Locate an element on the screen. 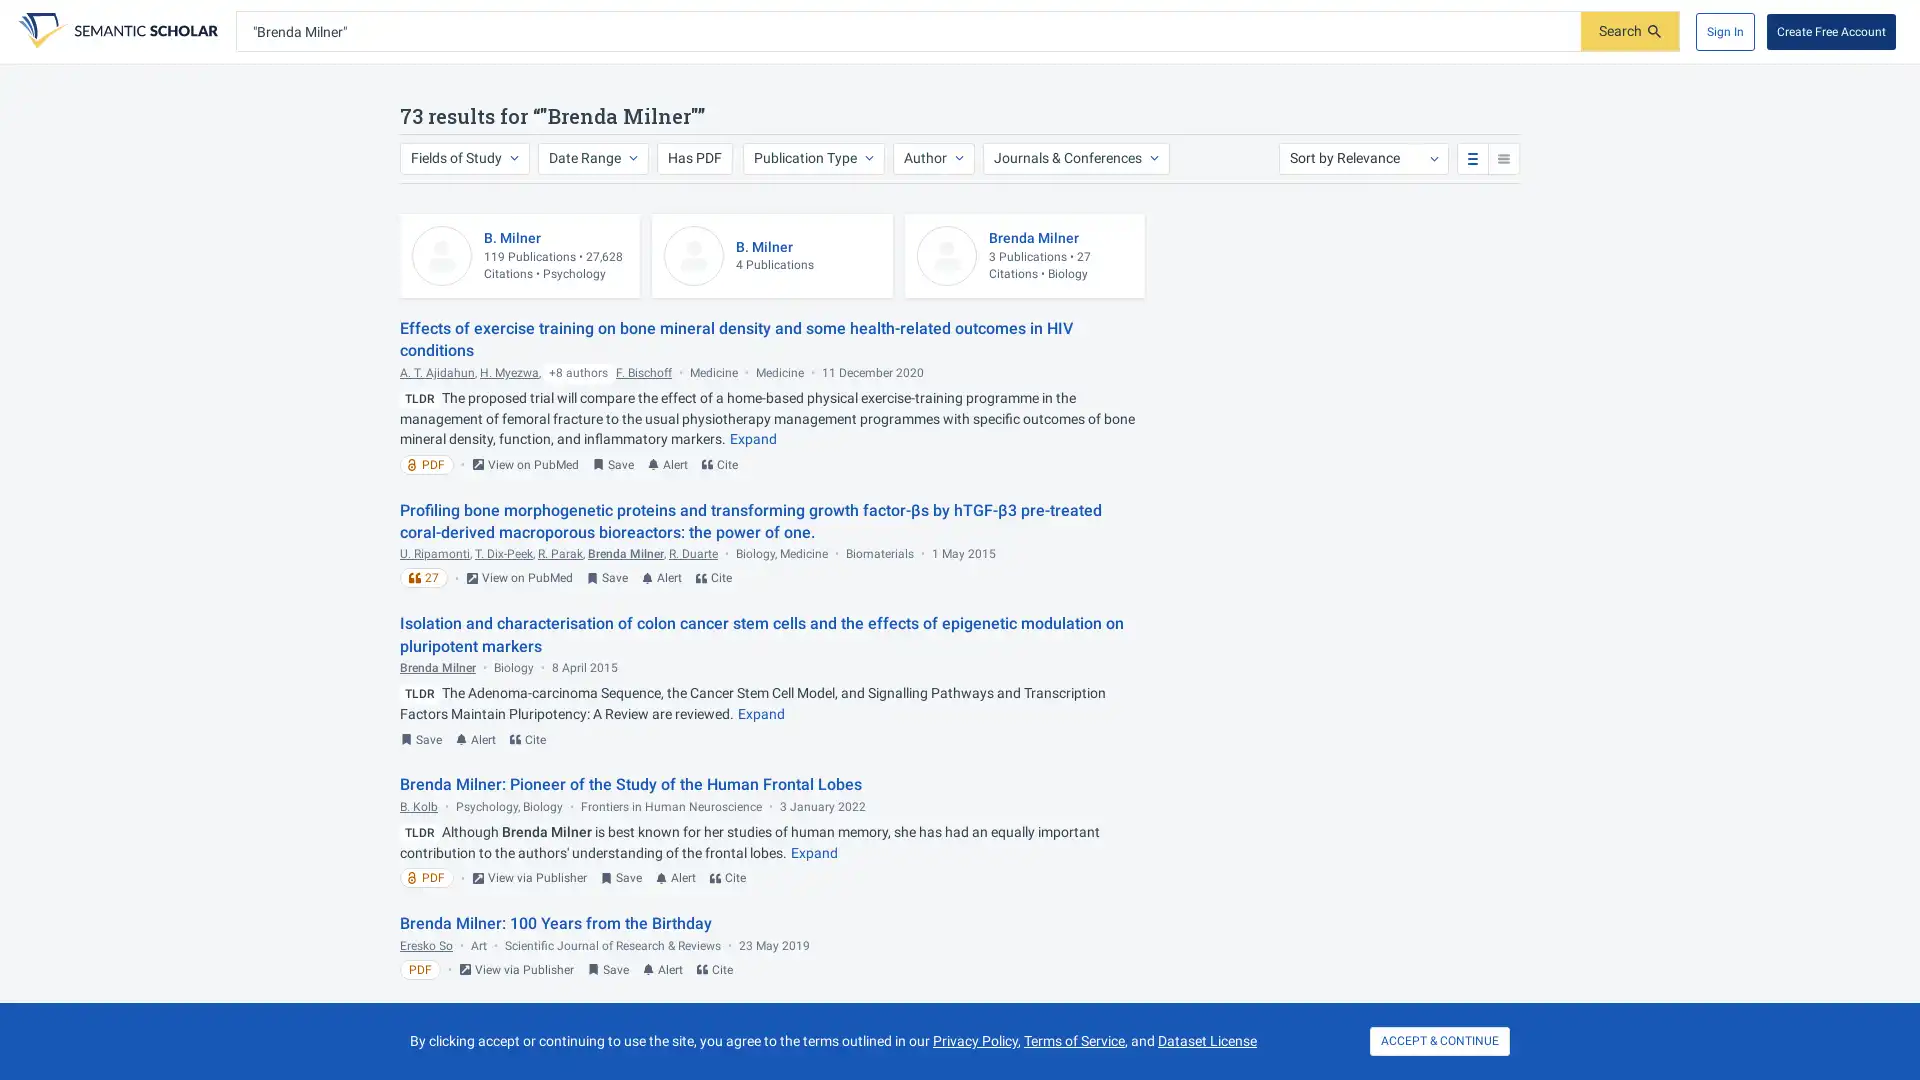  standard search results view is located at coordinates (1473, 157).